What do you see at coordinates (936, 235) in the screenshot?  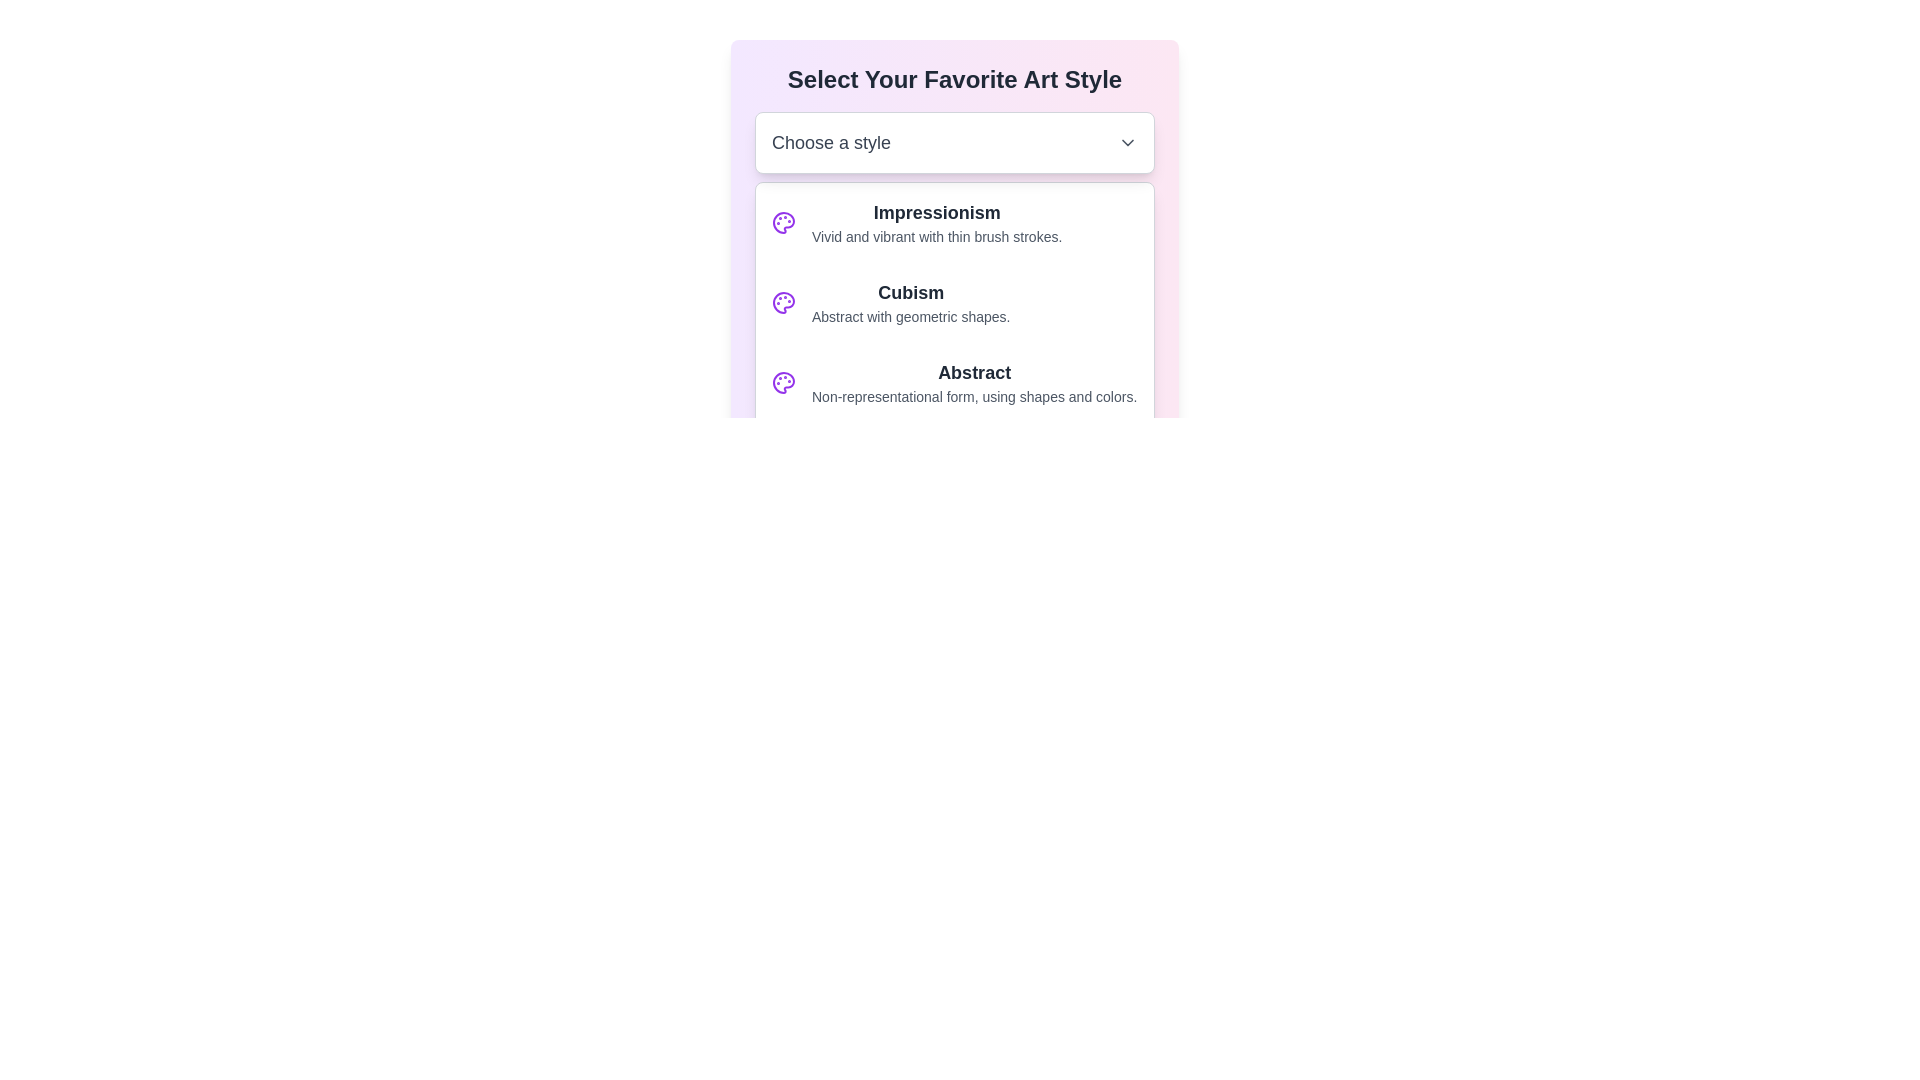 I see `the descriptive text label that provides additional context about the 'Impressionism' style, located directly below the 'Impressionism' title in the 'Select Your Favorite Art Style' dropdown` at bounding box center [936, 235].